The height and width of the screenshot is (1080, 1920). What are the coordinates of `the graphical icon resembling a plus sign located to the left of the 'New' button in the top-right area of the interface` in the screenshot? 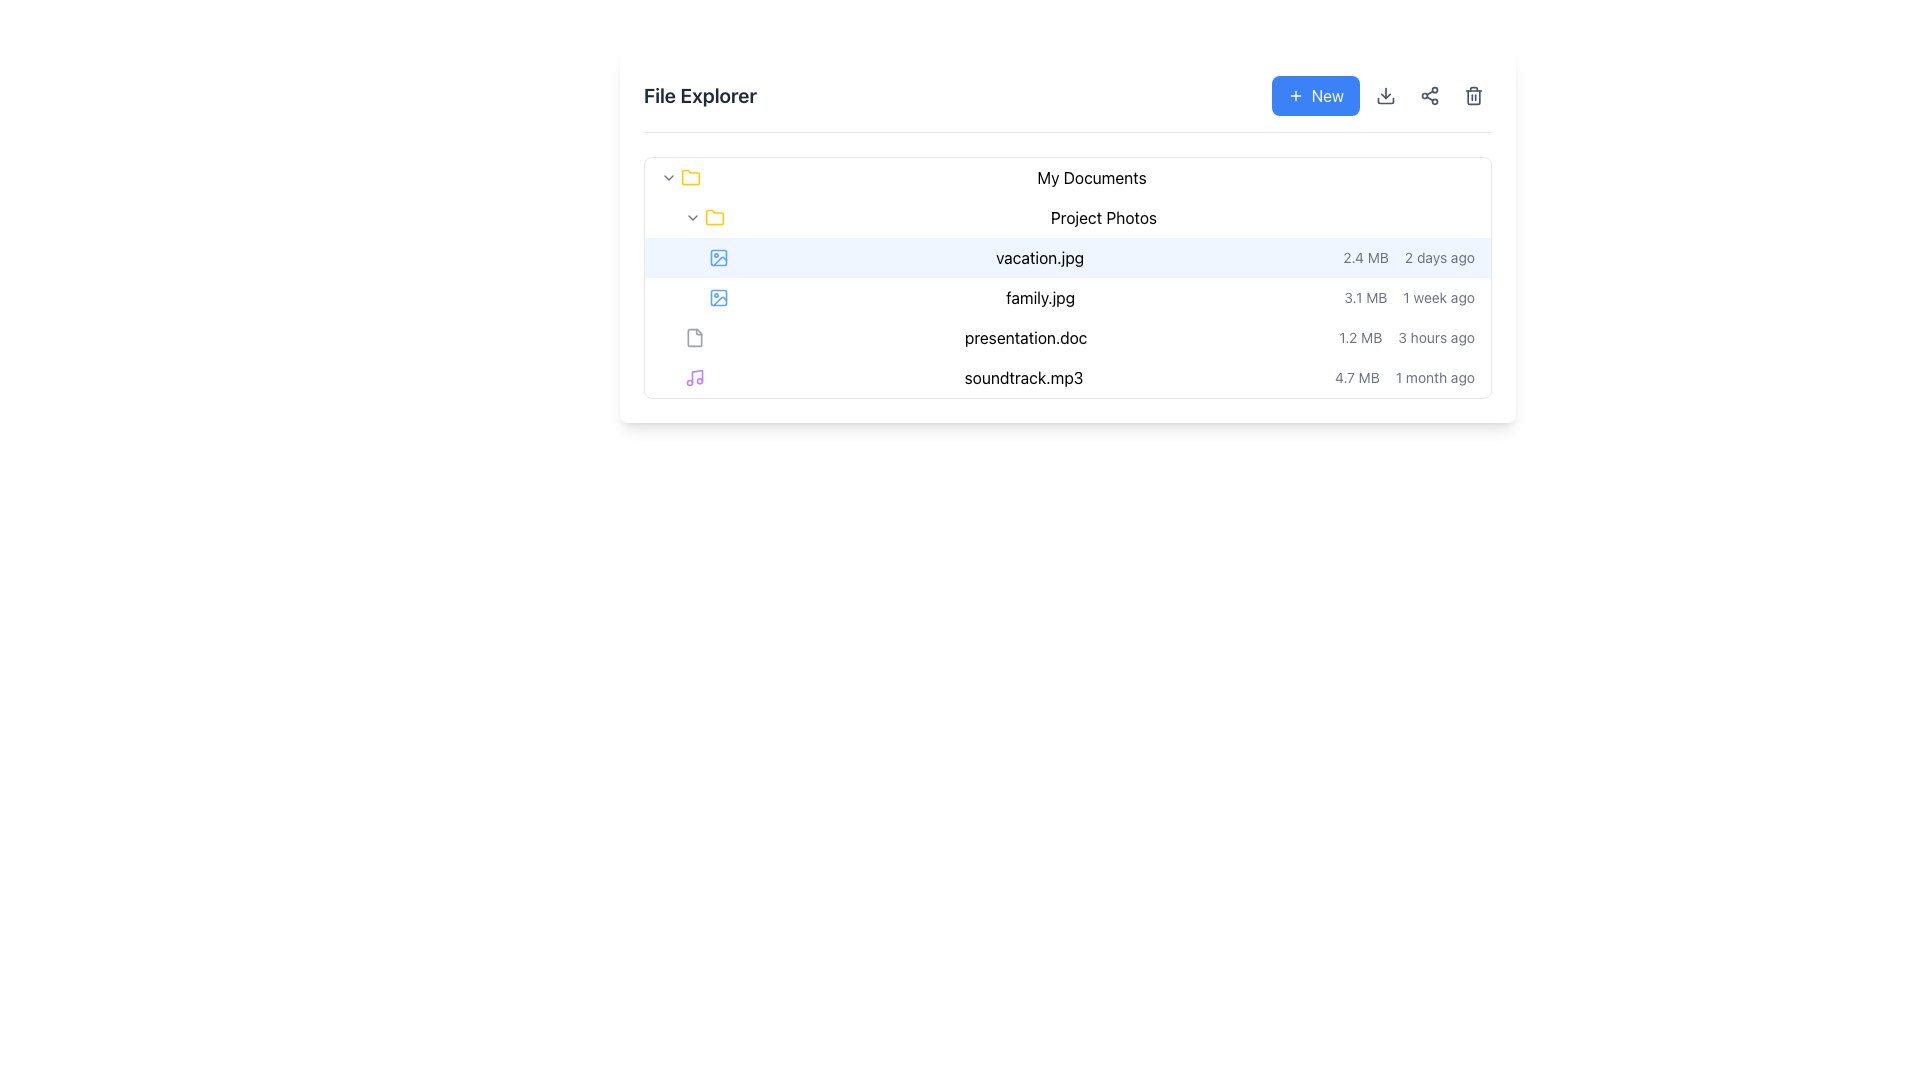 It's located at (1295, 96).